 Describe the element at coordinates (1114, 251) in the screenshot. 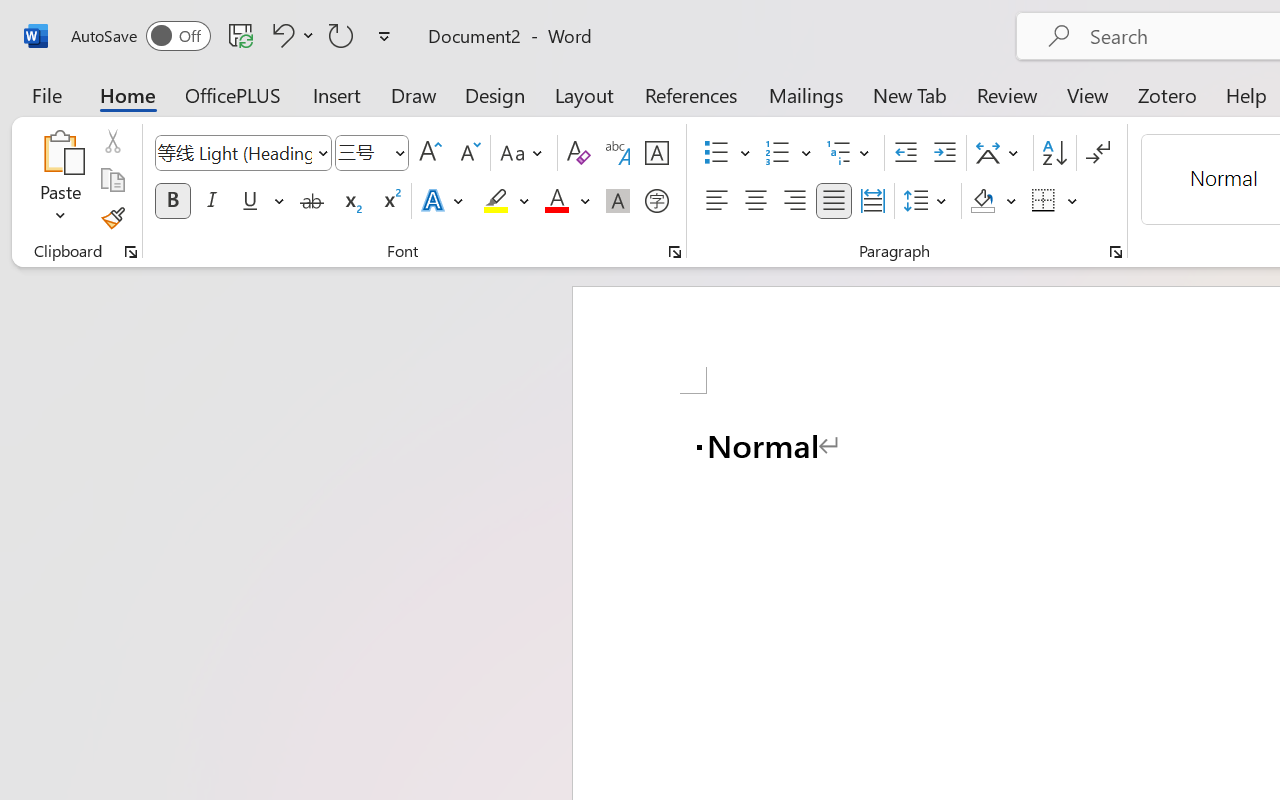

I see `'Paragraph...'` at that location.